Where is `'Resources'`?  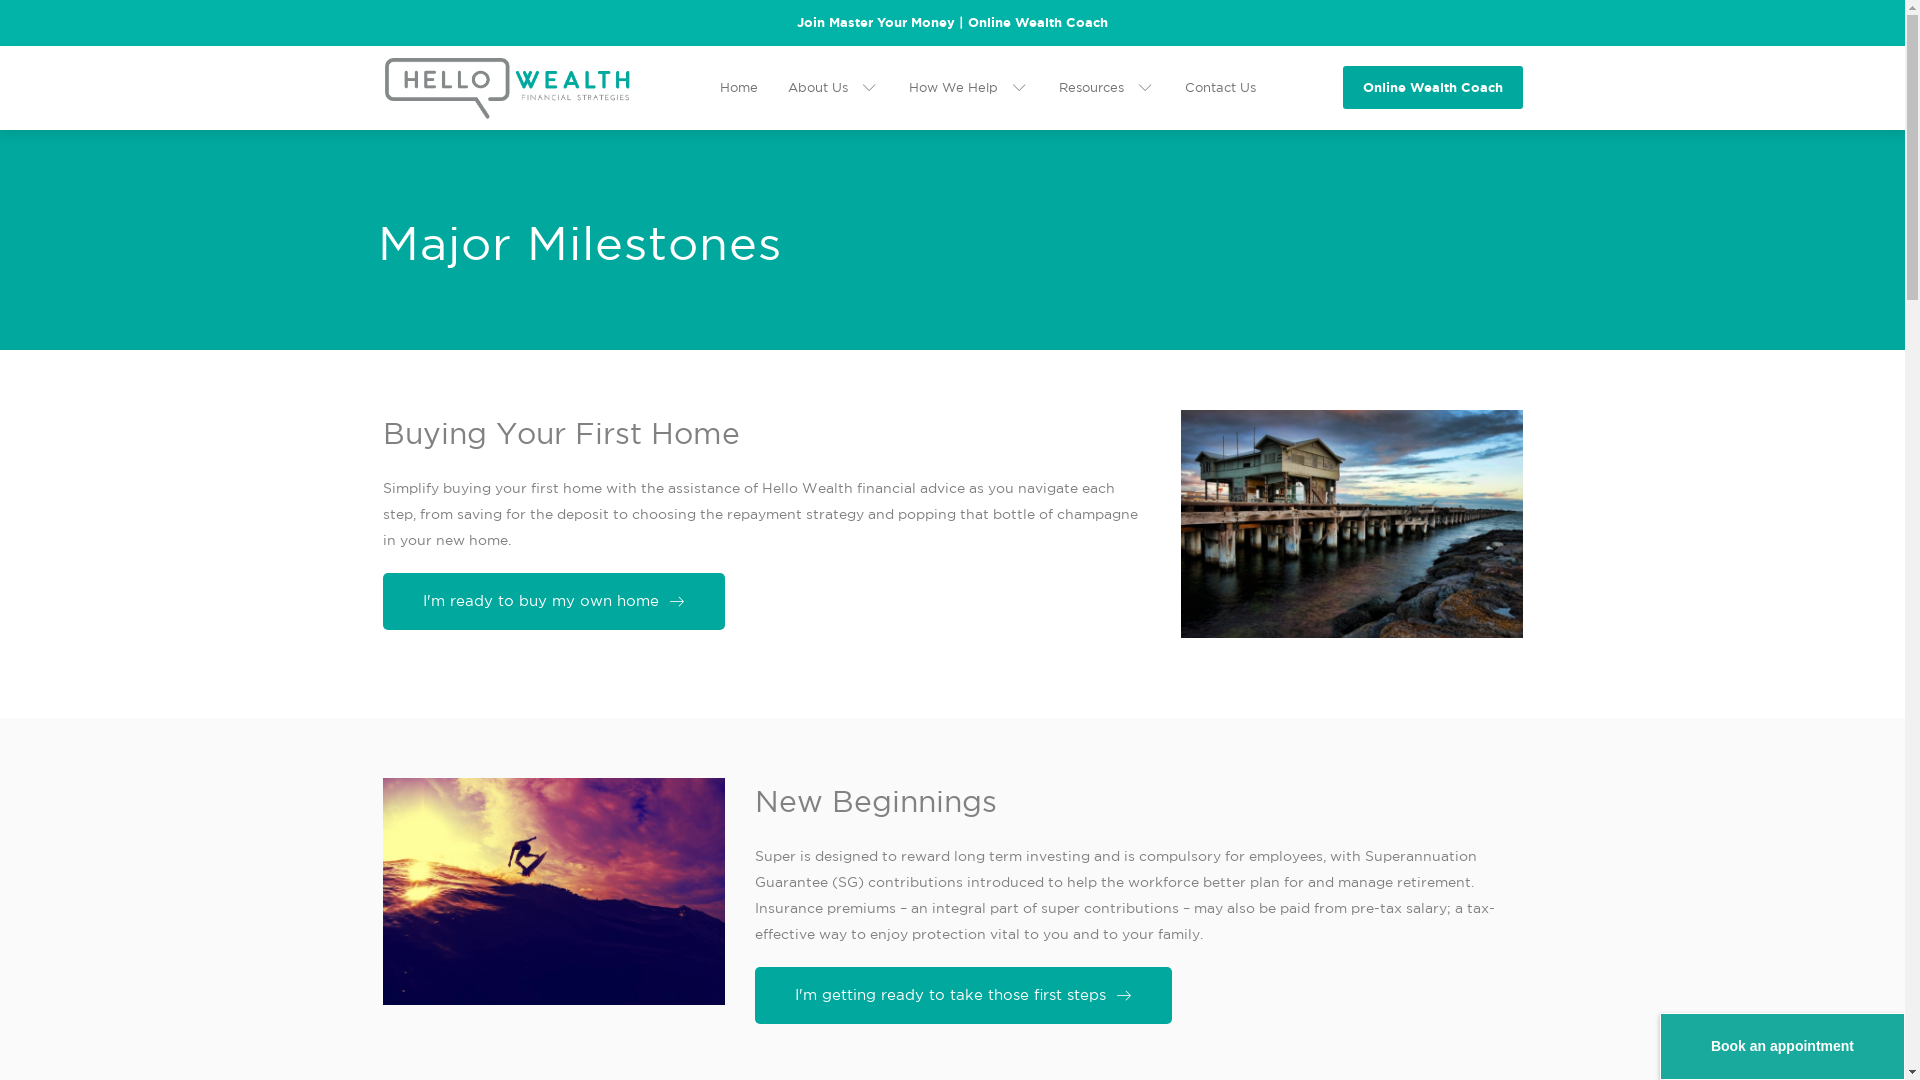 'Resources' is located at coordinates (1056, 87).